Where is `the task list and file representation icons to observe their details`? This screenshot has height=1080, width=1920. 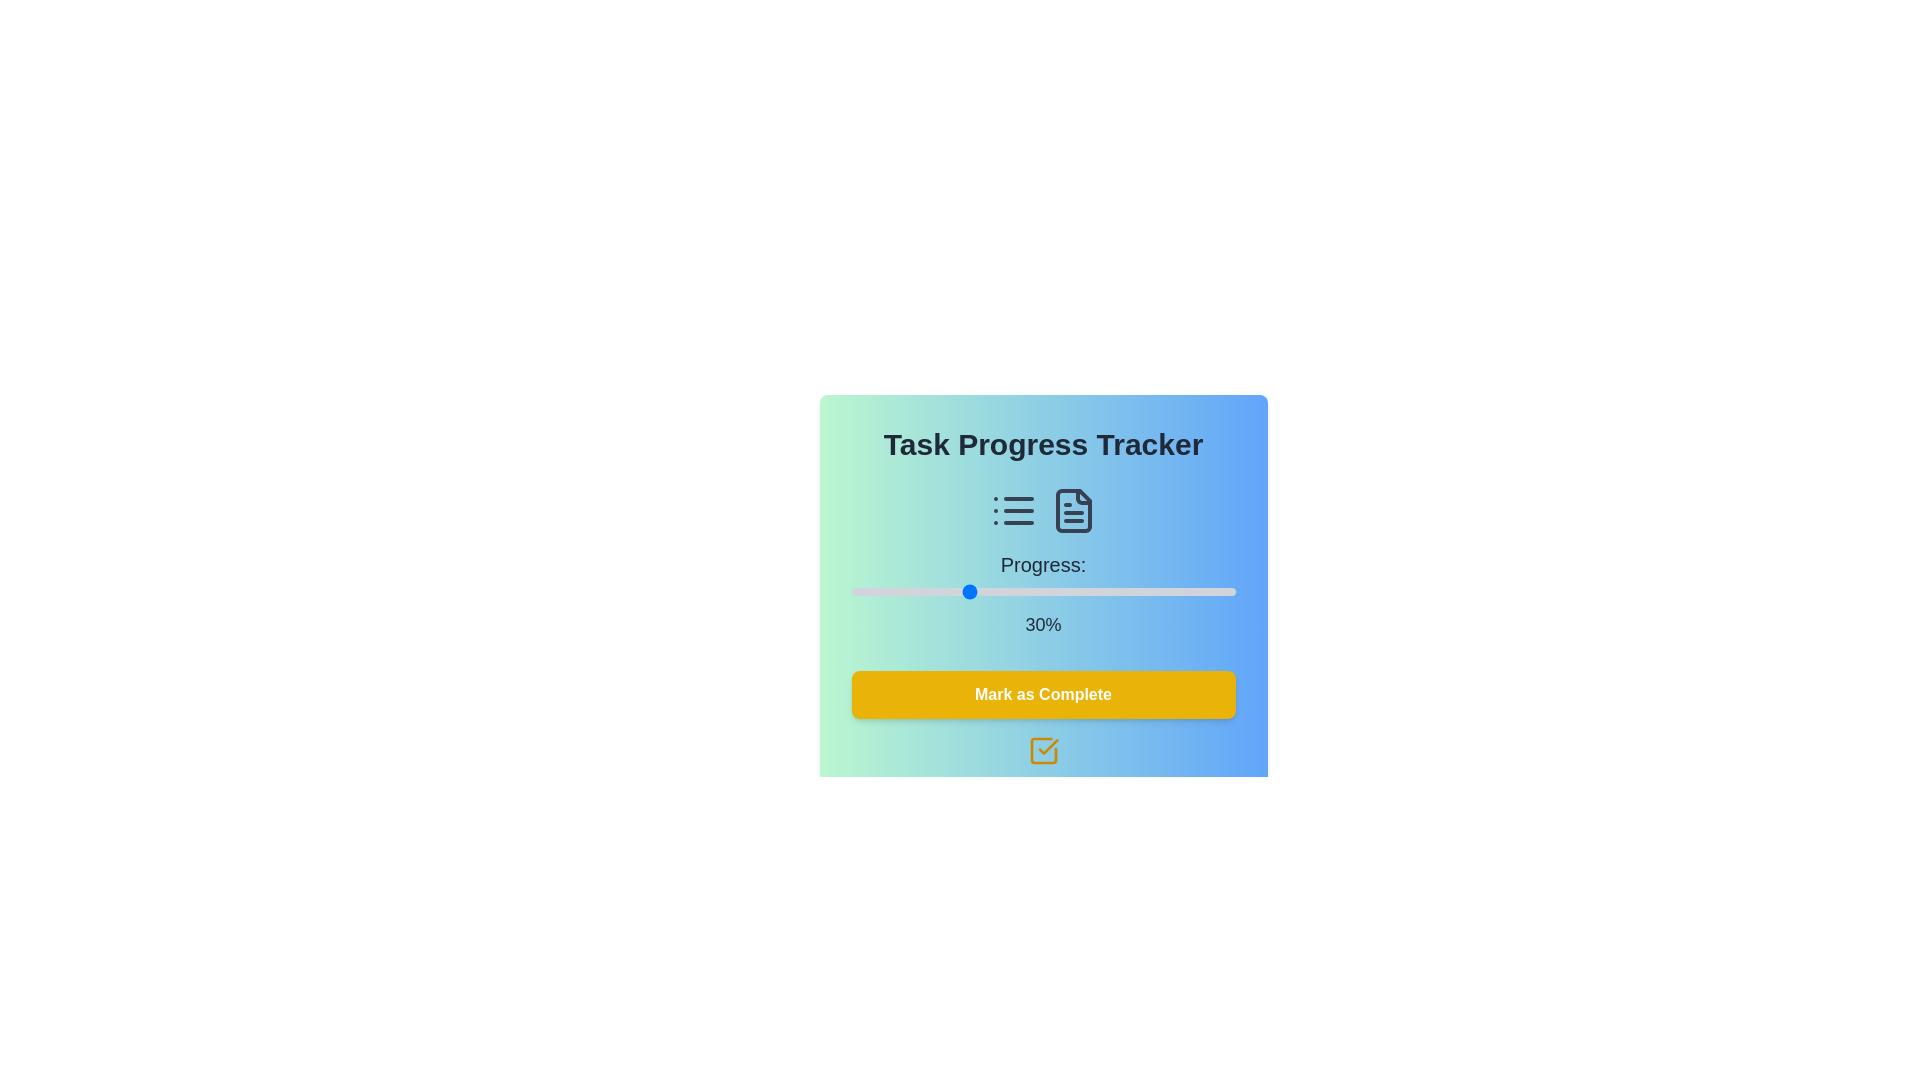 the task list and file representation icons to observe their details is located at coordinates (1013, 509).